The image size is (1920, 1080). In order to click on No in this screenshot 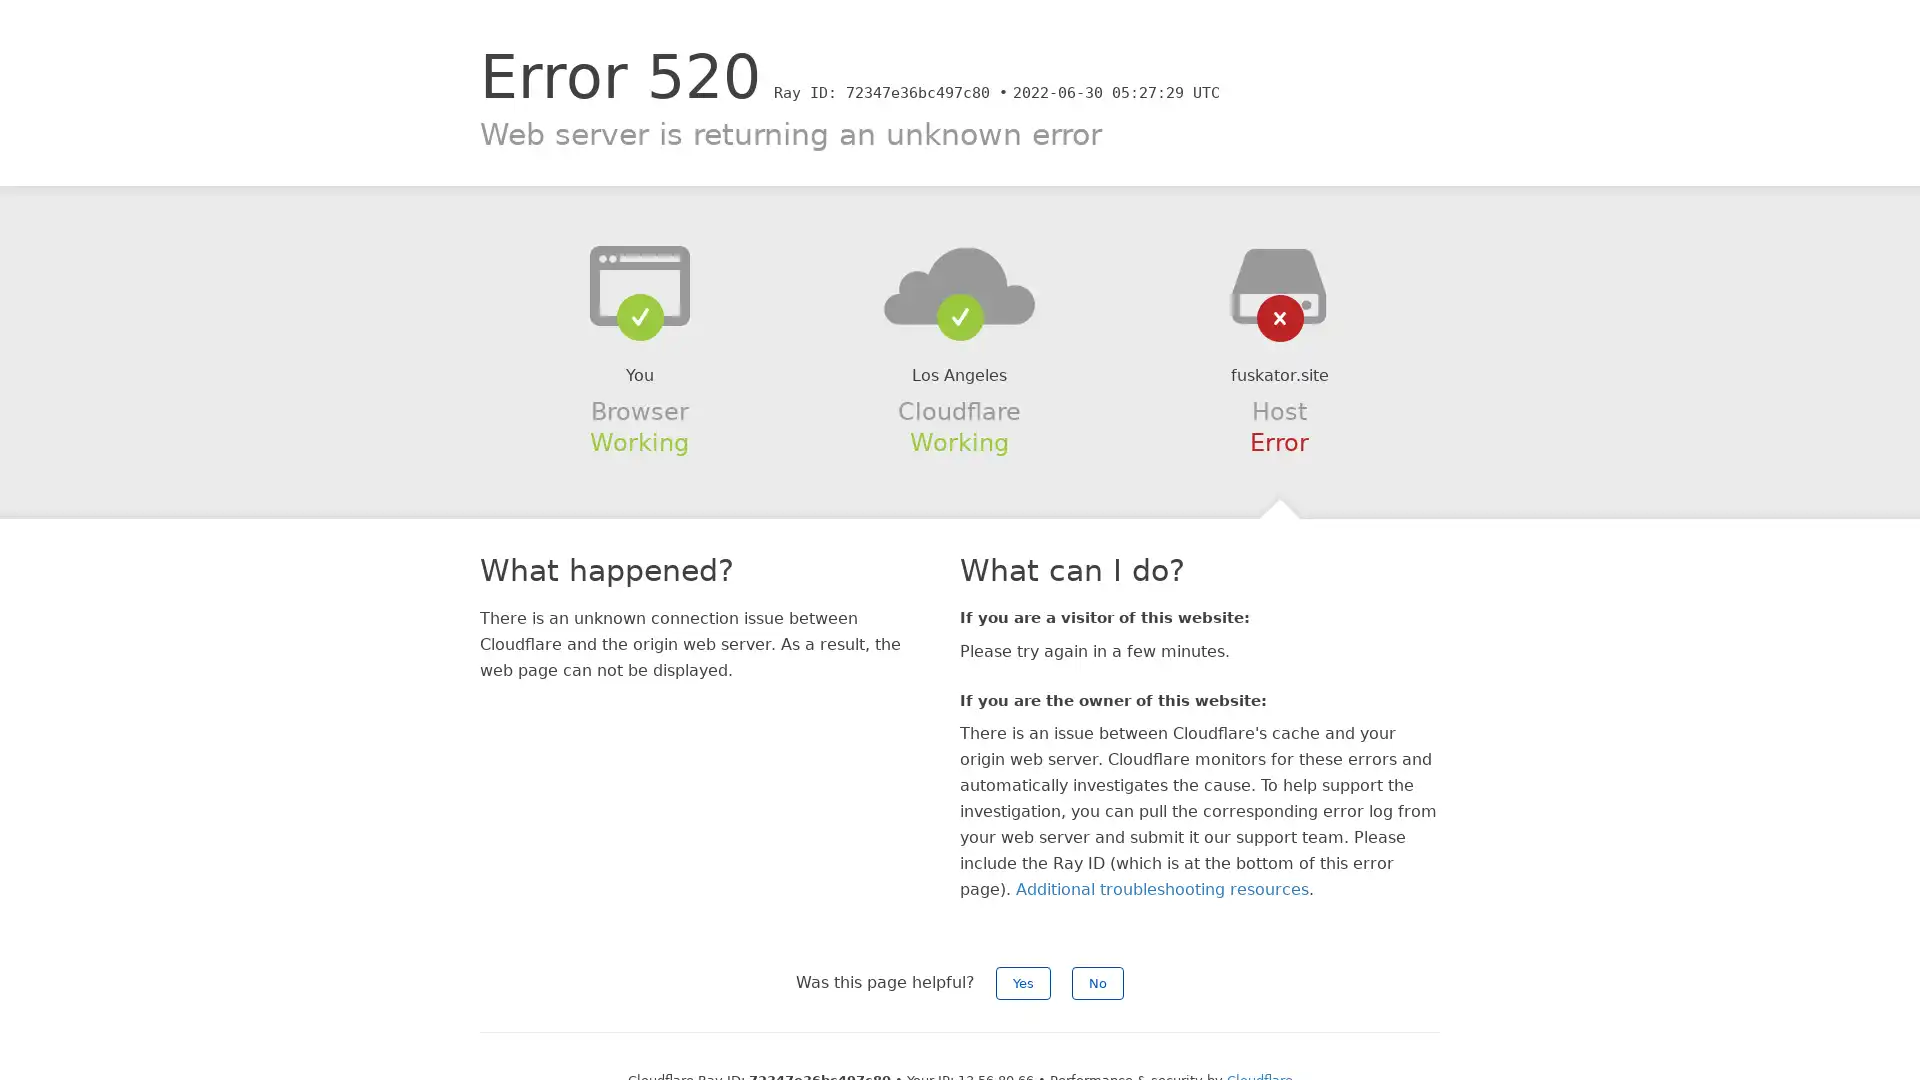, I will do `click(1097, 982)`.